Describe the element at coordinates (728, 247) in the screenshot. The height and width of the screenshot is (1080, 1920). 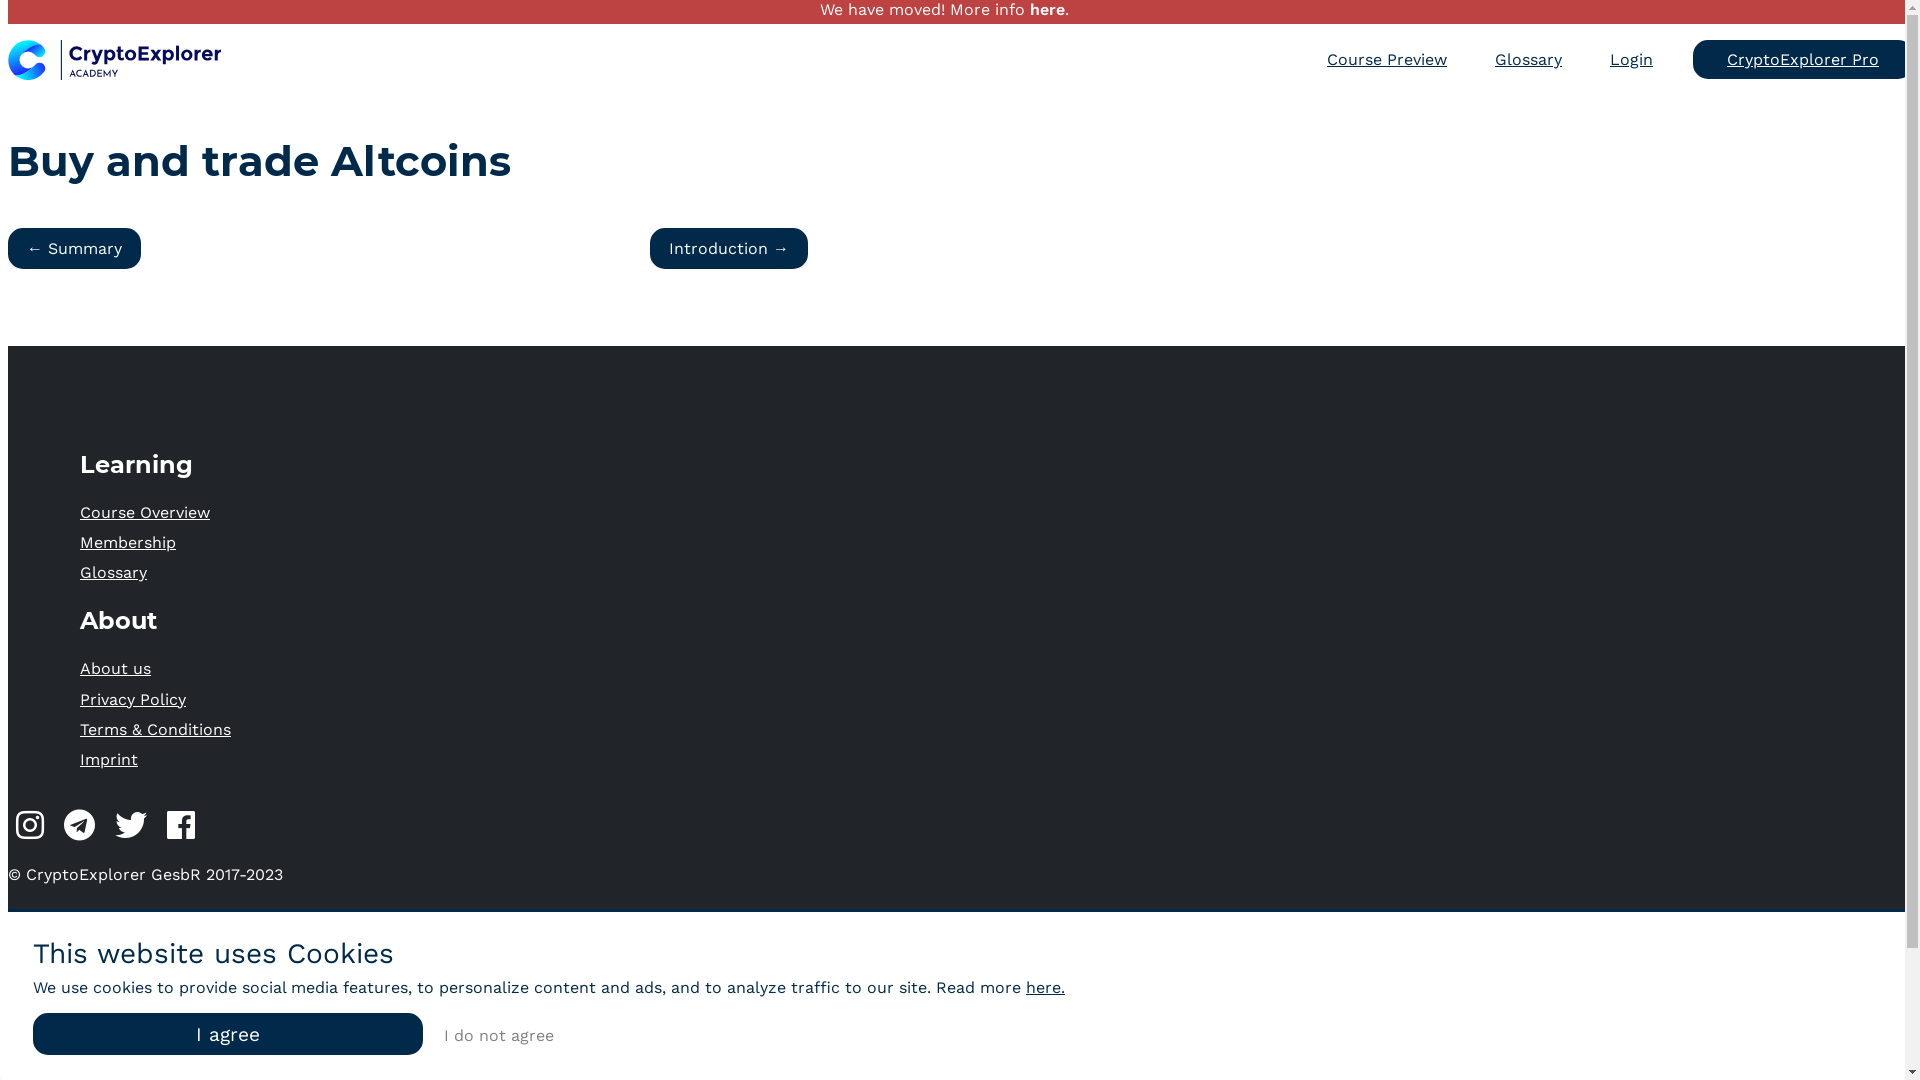
I see `'Introduction'` at that location.